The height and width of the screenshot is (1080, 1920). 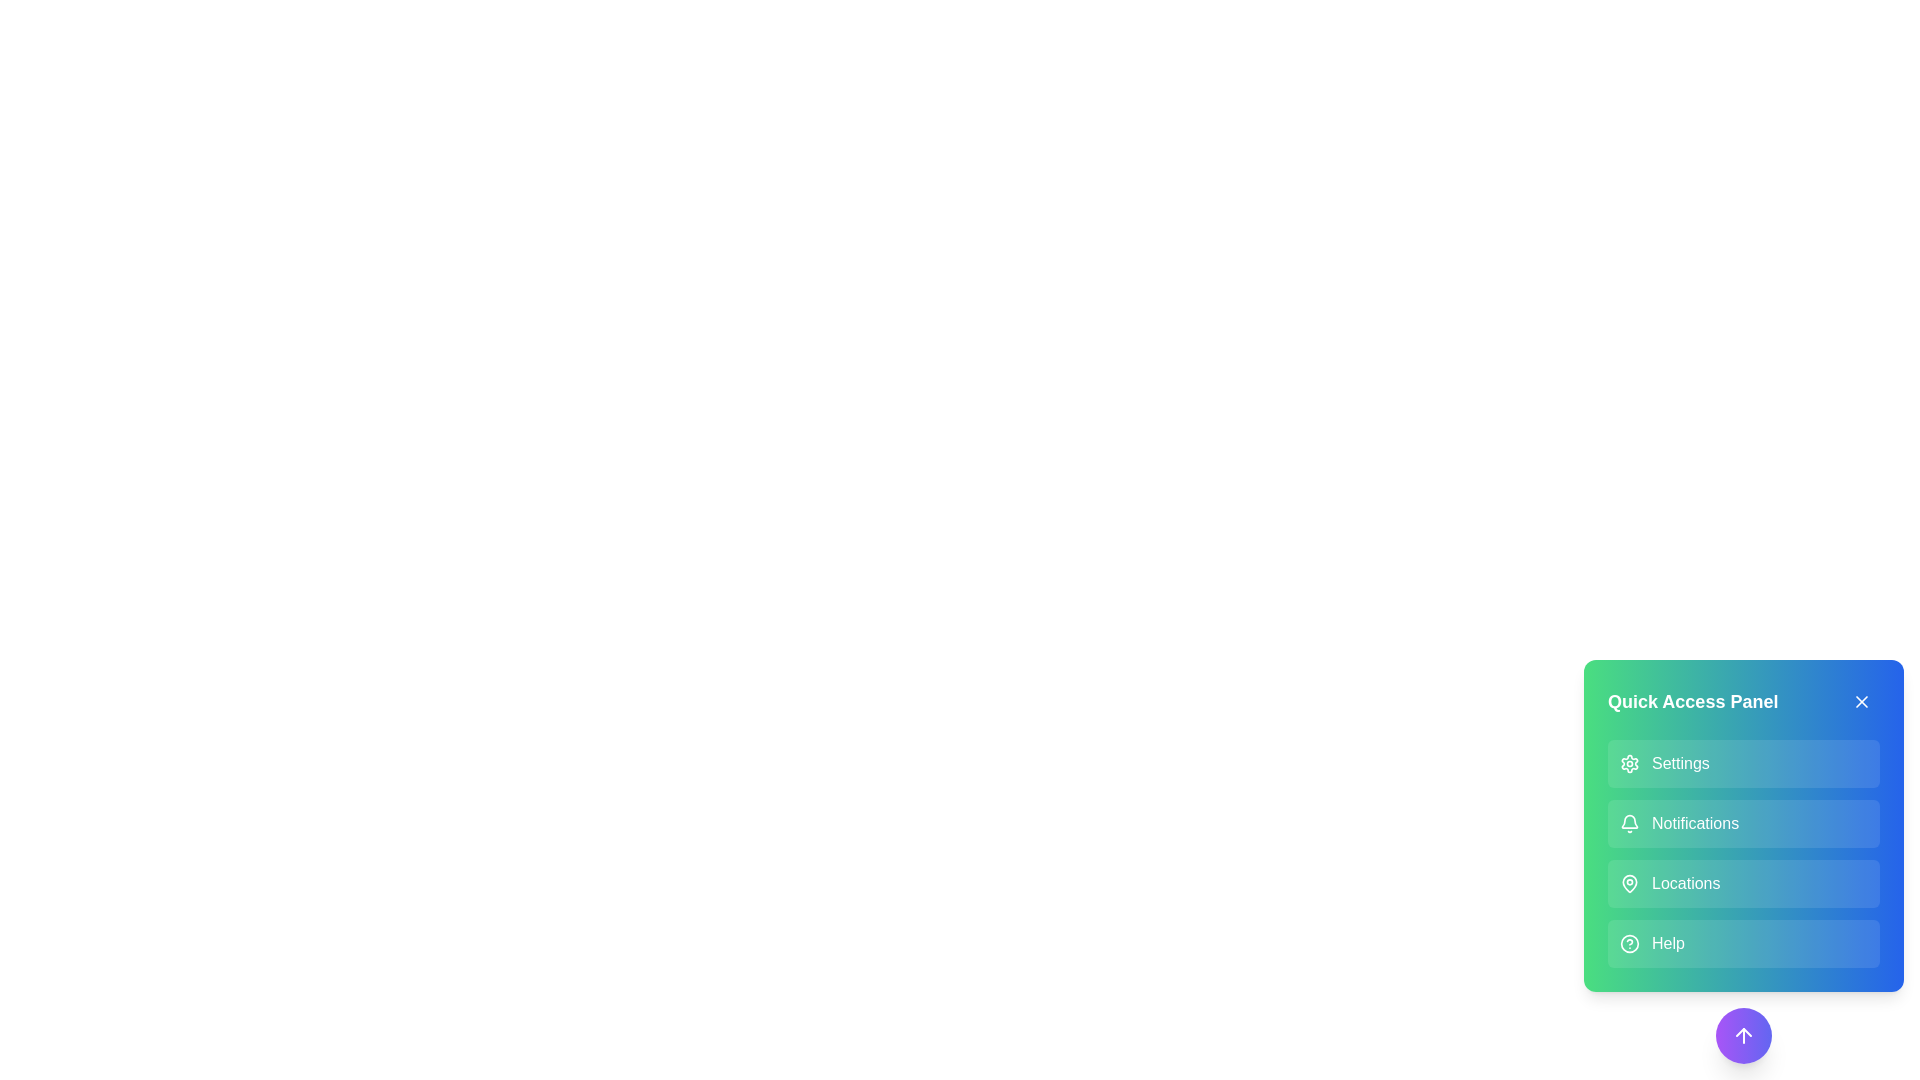 What do you see at coordinates (1630, 763) in the screenshot?
I see `the 'Settings' icon in the Quick Access Panel, which is the first icon aligned to the left of the text 'Settings'` at bounding box center [1630, 763].